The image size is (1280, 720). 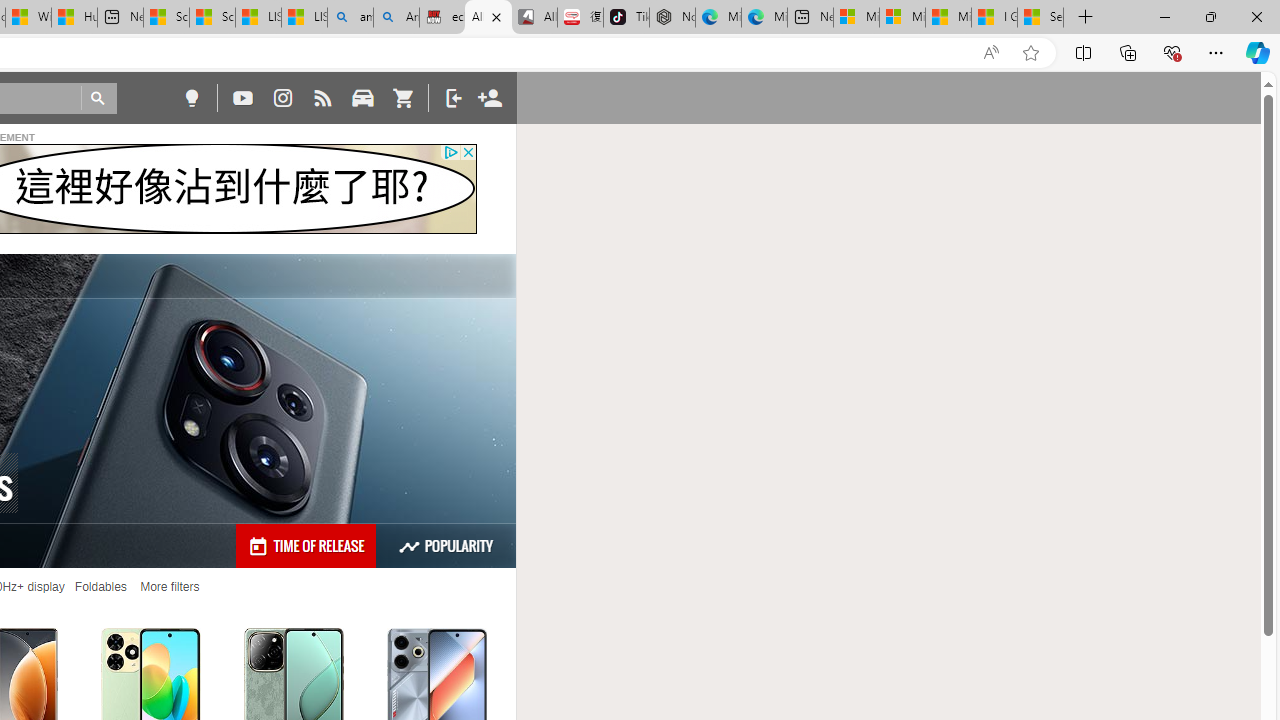 What do you see at coordinates (396, 17) in the screenshot?
I see `'Amazon Echo Dot PNG - Search Images'` at bounding box center [396, 17].